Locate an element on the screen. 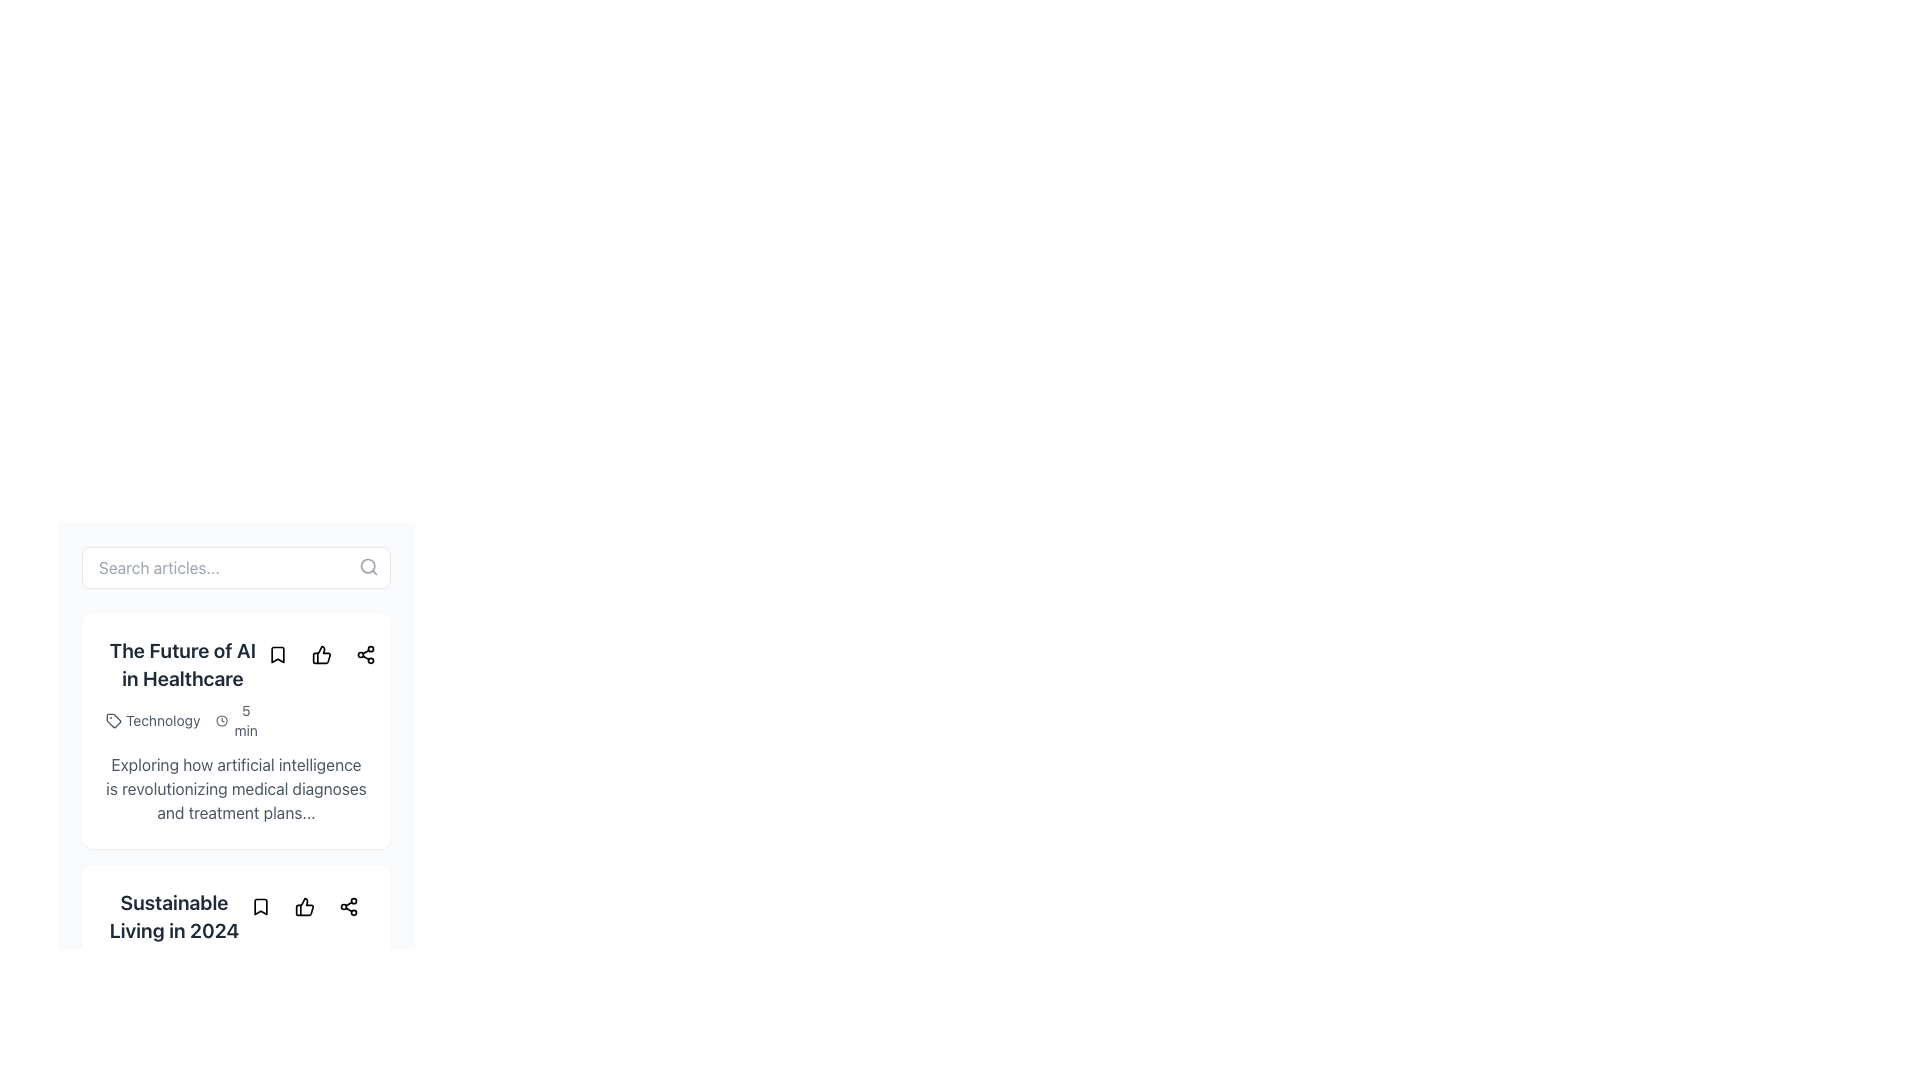 The height and width of the screenshot is (1080, 1920). the title text 'Sustainable Living in 2024' located in the second article card is located at coordinates (174, 941).